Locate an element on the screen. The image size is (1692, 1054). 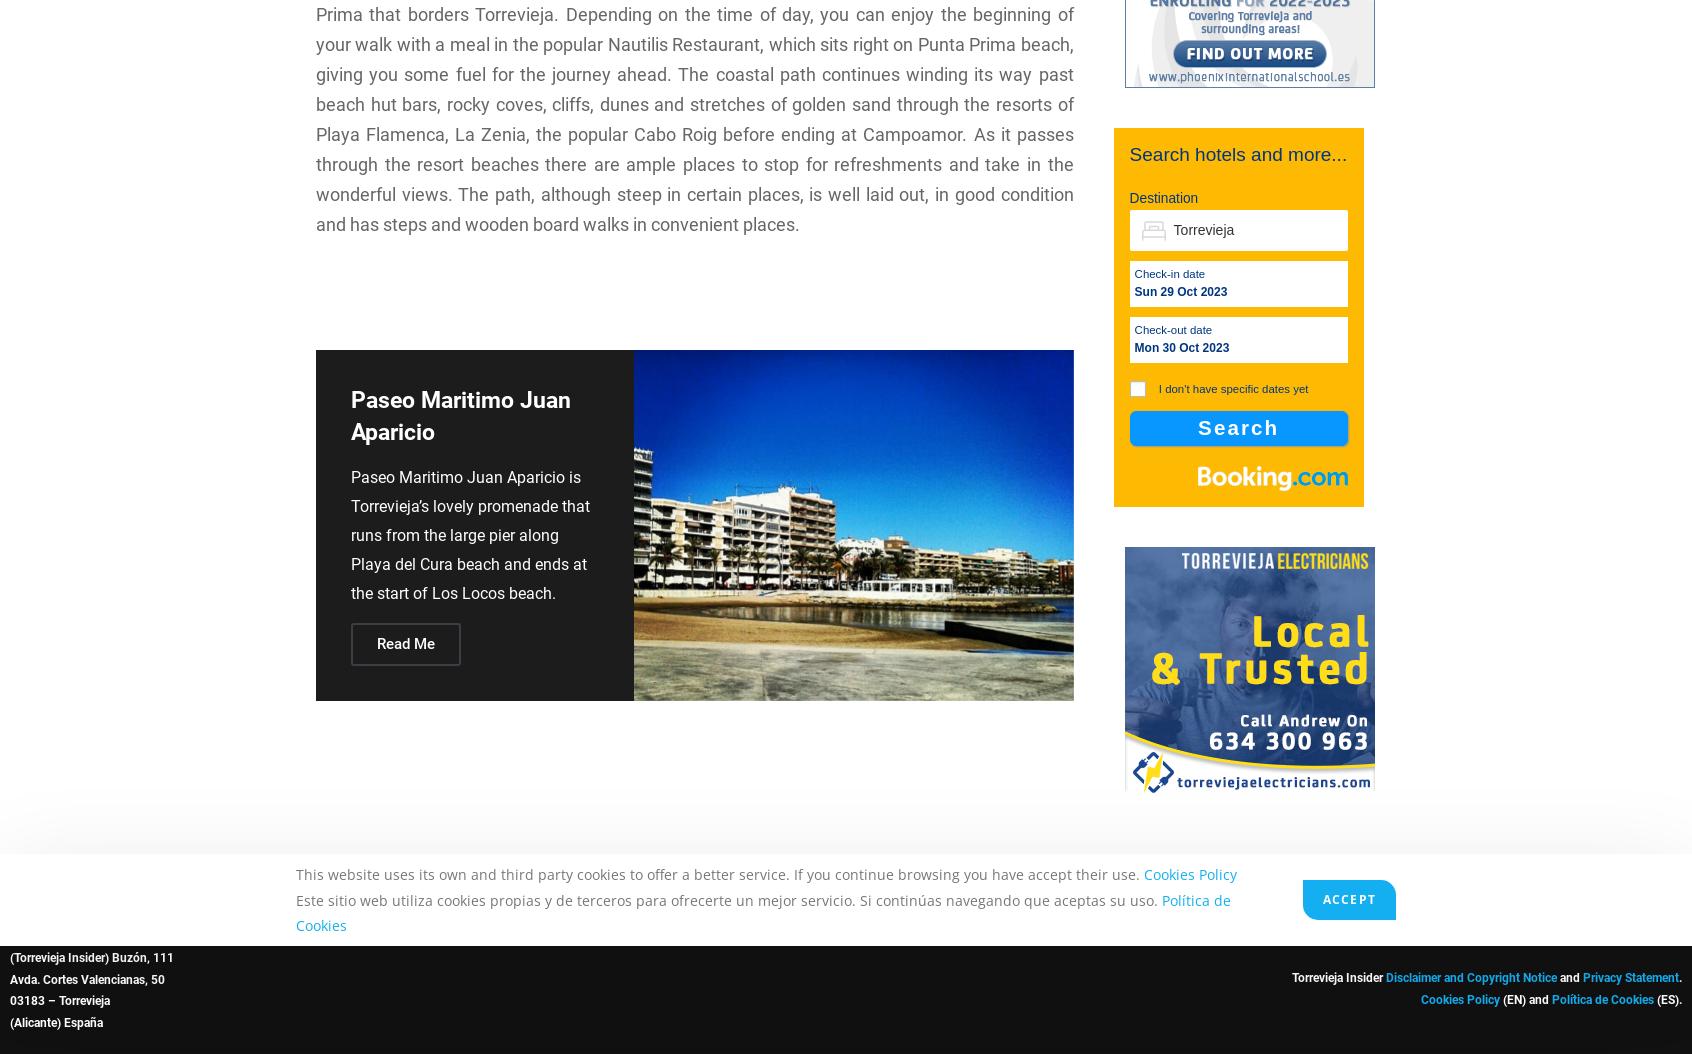
'Check-in date' is located at coordinates (1168, 273).